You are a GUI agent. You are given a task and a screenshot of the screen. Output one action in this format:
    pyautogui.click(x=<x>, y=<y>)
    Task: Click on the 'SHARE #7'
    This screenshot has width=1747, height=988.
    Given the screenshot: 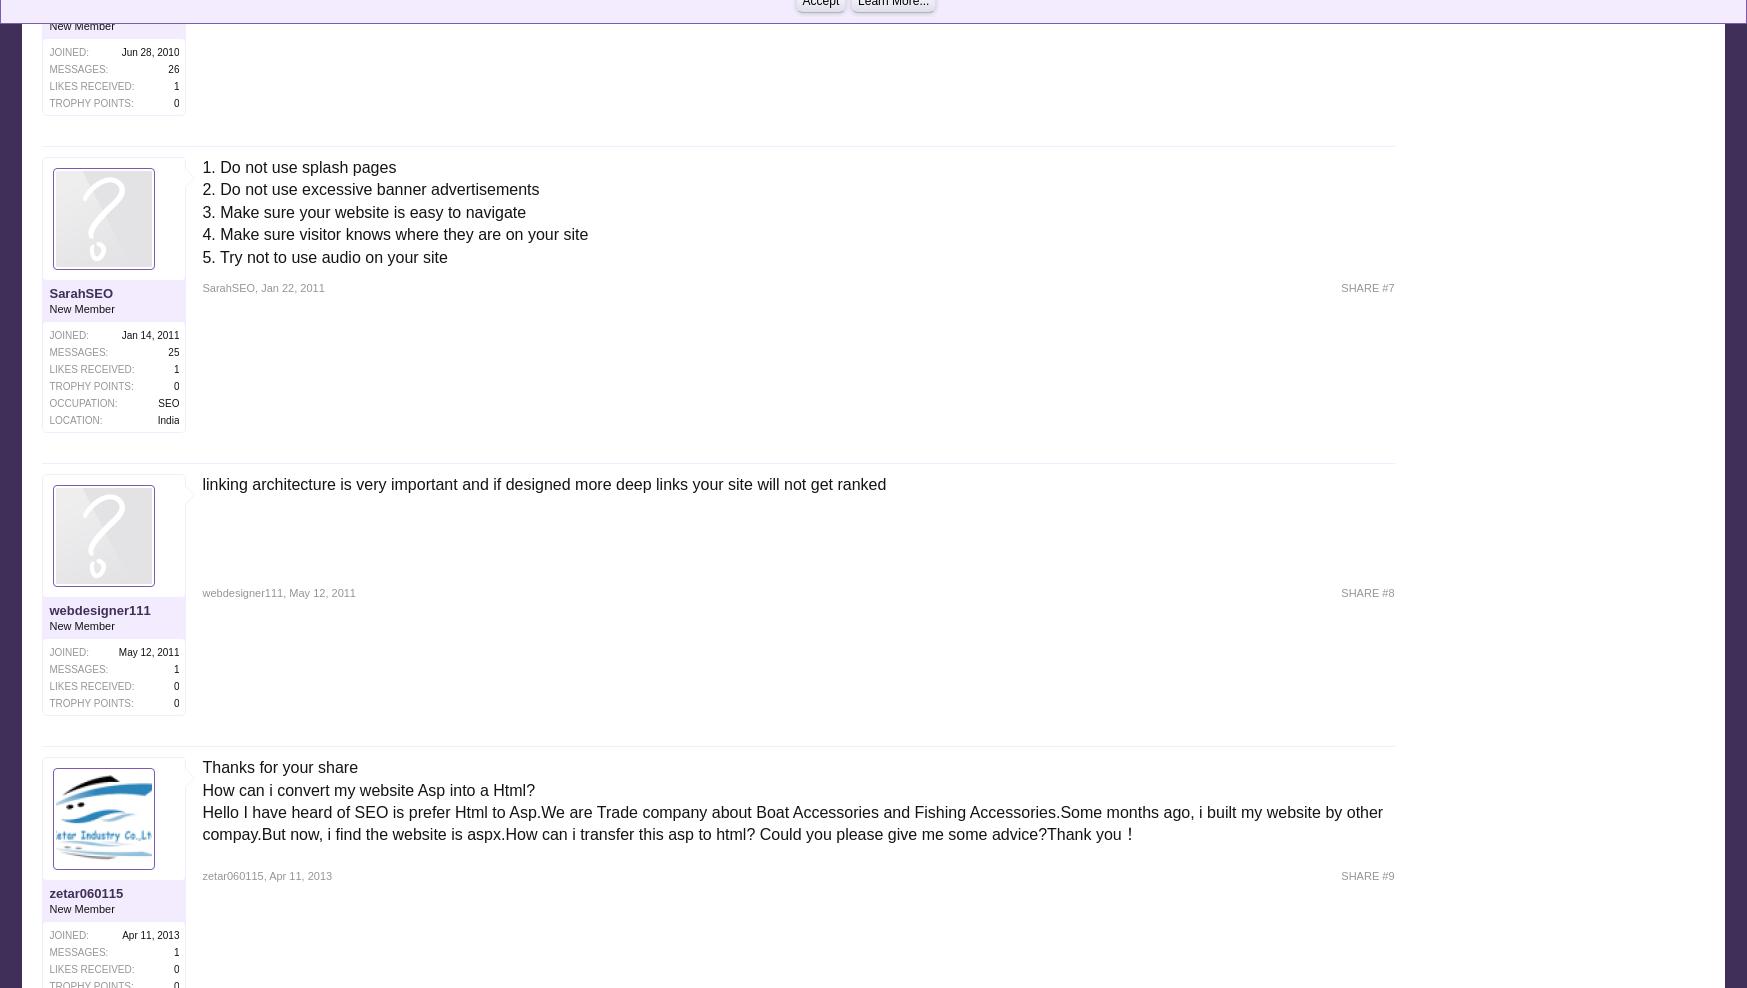 What is the action you would take?
    pyautogui.click(x=1367, y=287)
    